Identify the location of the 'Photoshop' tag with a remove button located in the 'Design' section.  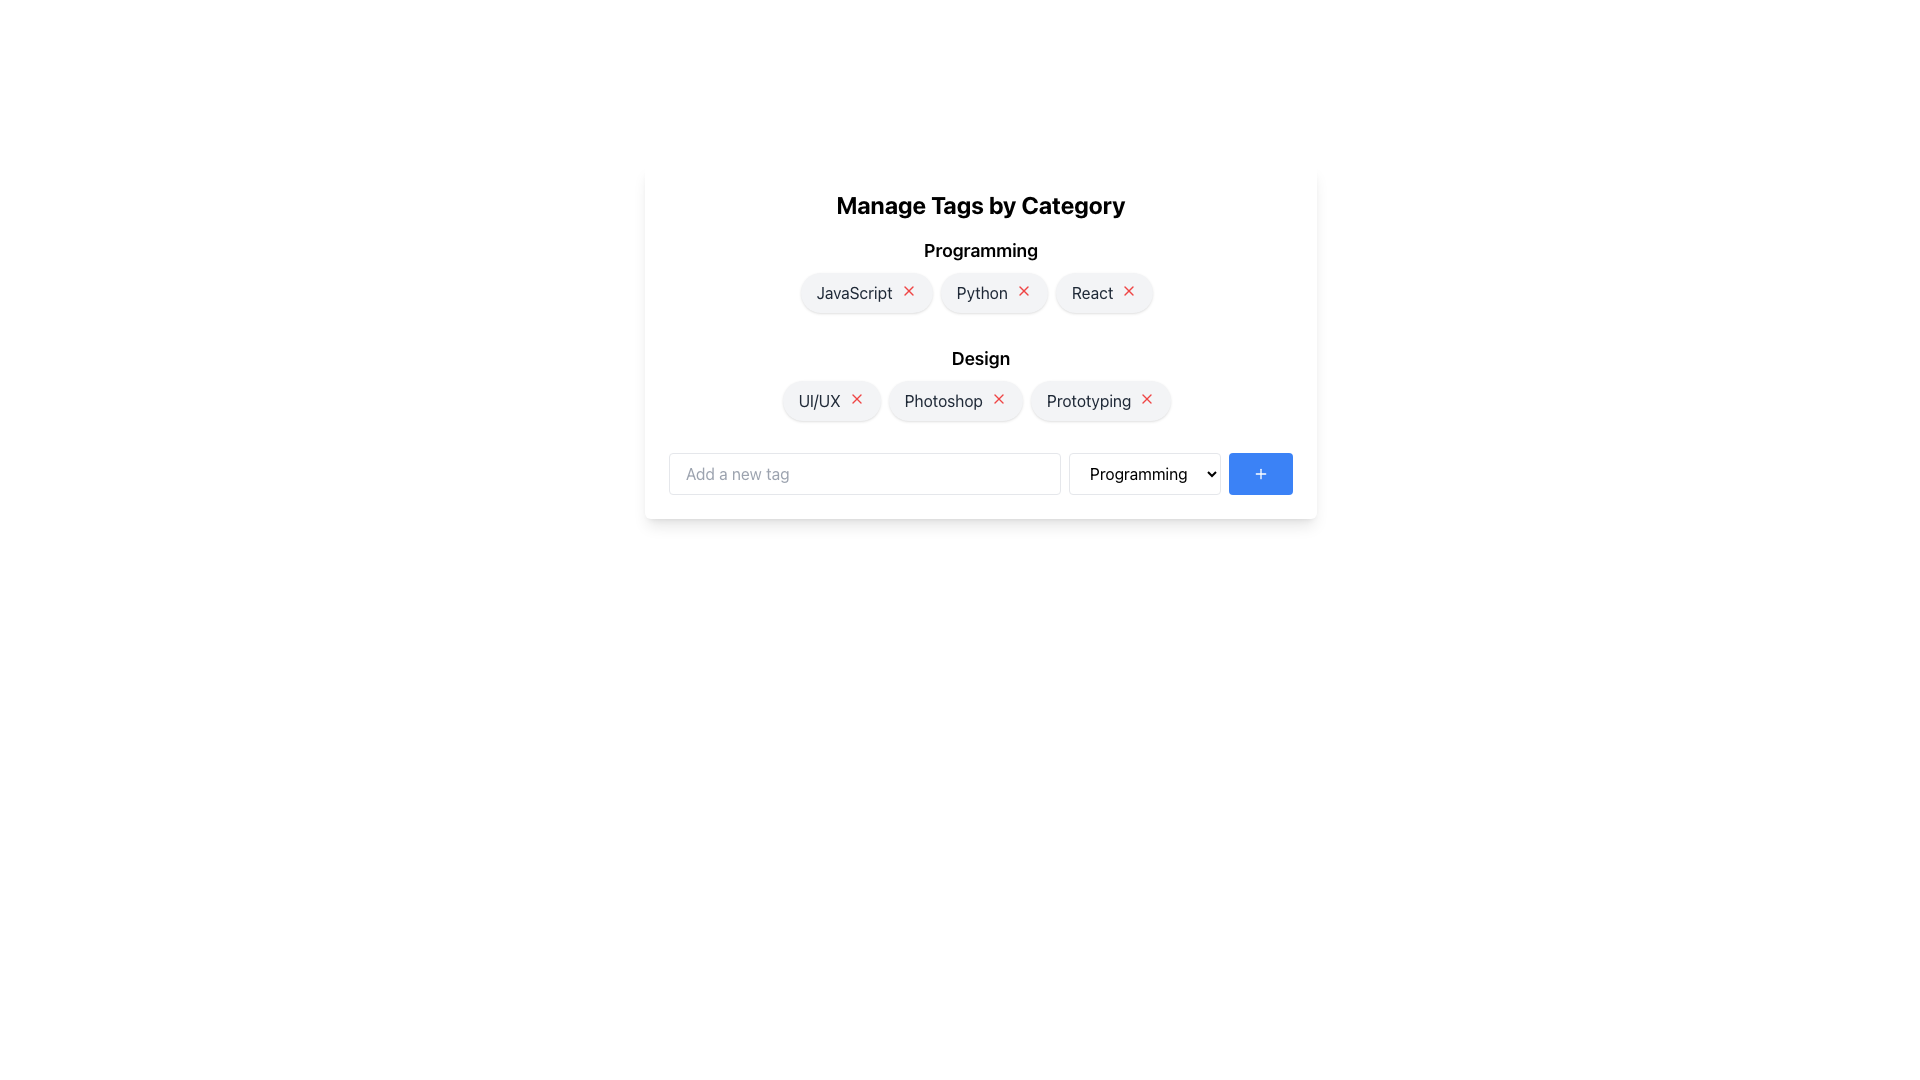
(954, 401).